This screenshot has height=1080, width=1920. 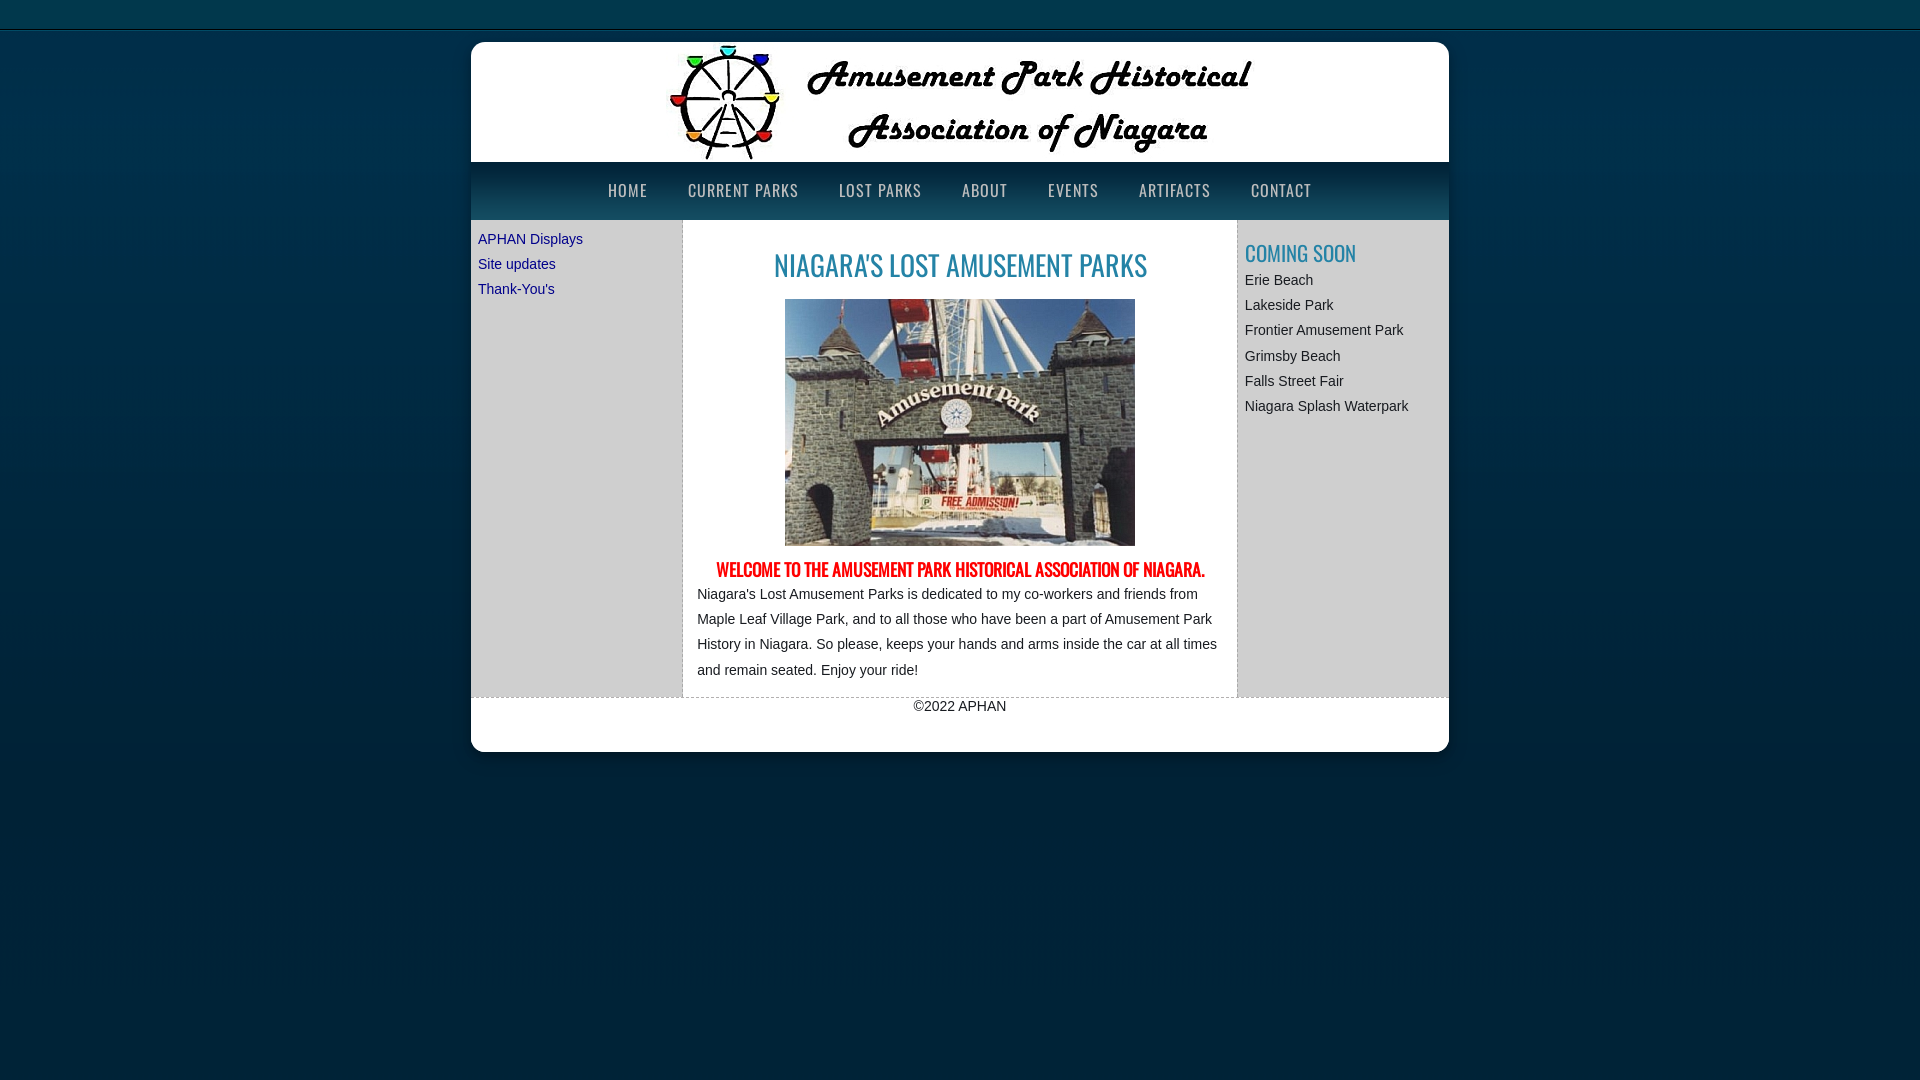 I want to click on 'LOST PARKS', so click(x=880, y=189).